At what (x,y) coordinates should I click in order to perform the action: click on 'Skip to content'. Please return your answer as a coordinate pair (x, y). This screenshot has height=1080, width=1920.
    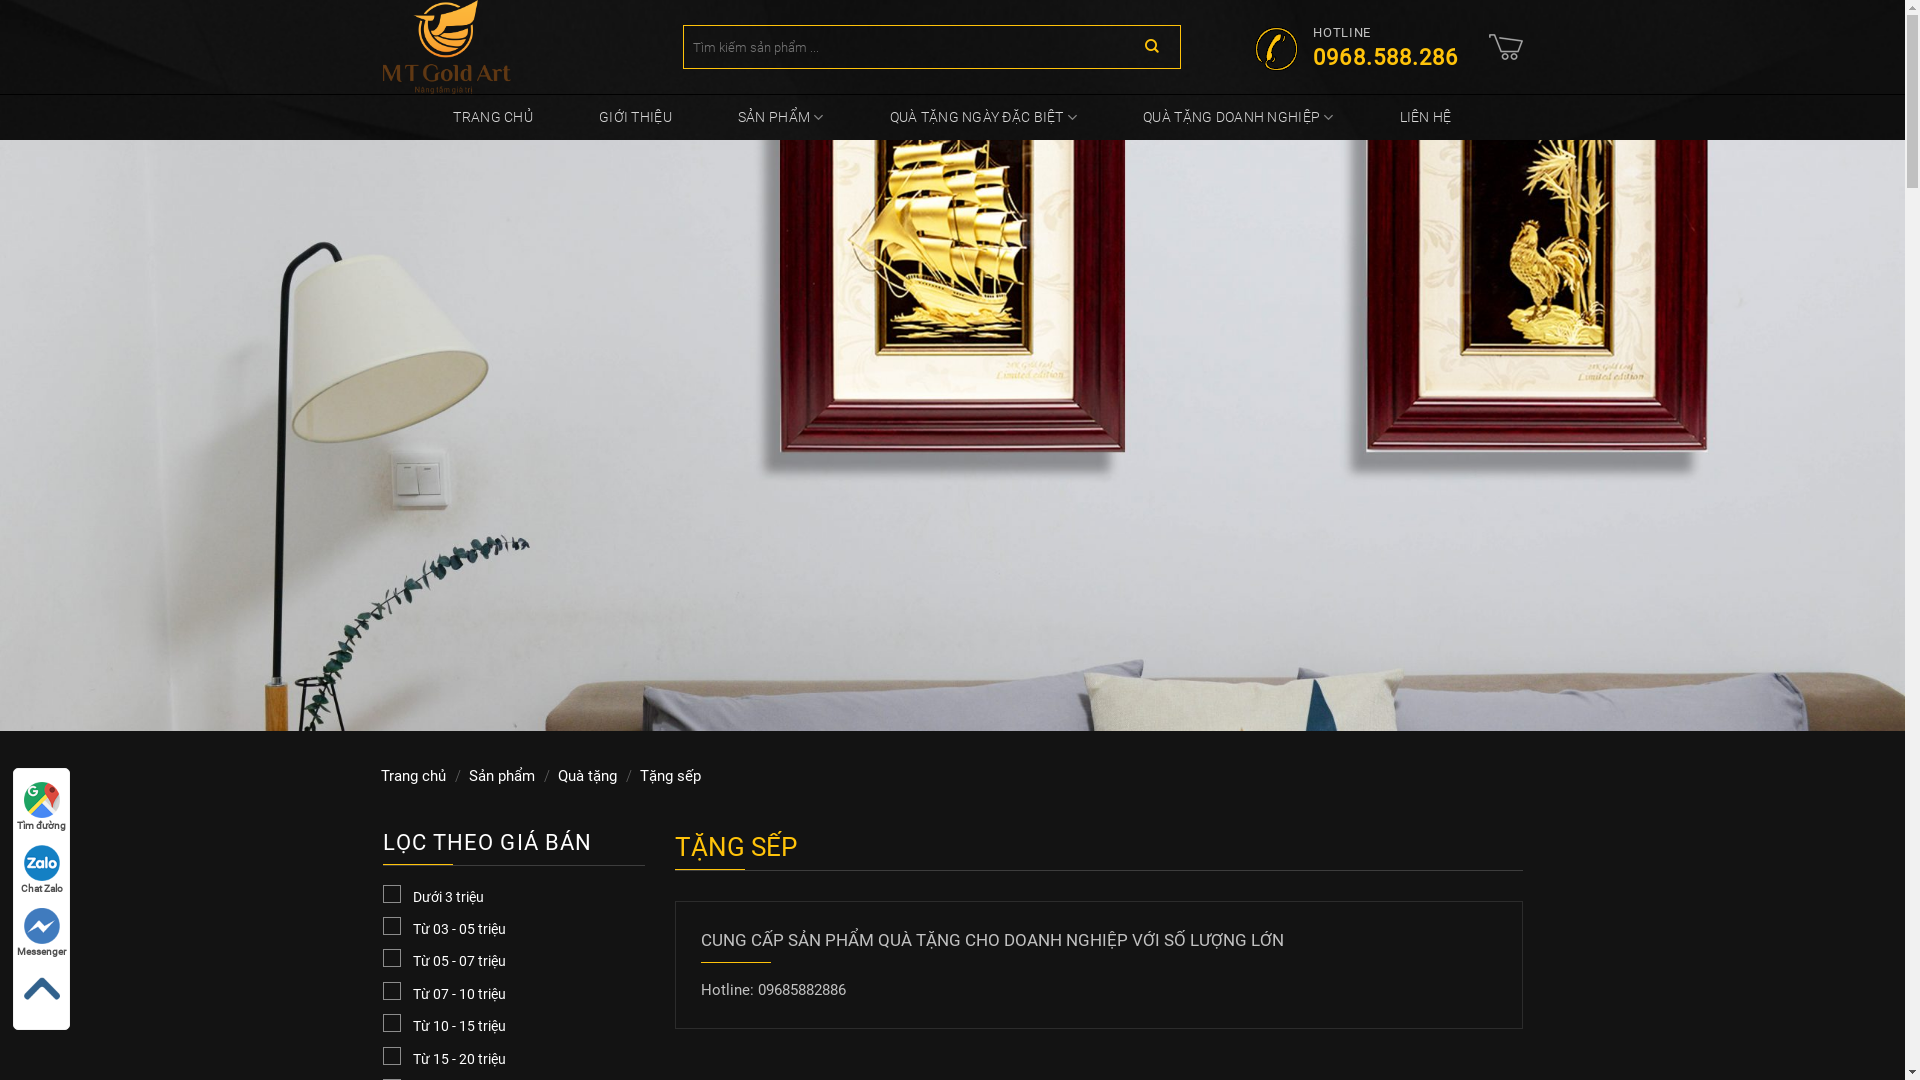
    Looking at the image, I should click on (0, 0).